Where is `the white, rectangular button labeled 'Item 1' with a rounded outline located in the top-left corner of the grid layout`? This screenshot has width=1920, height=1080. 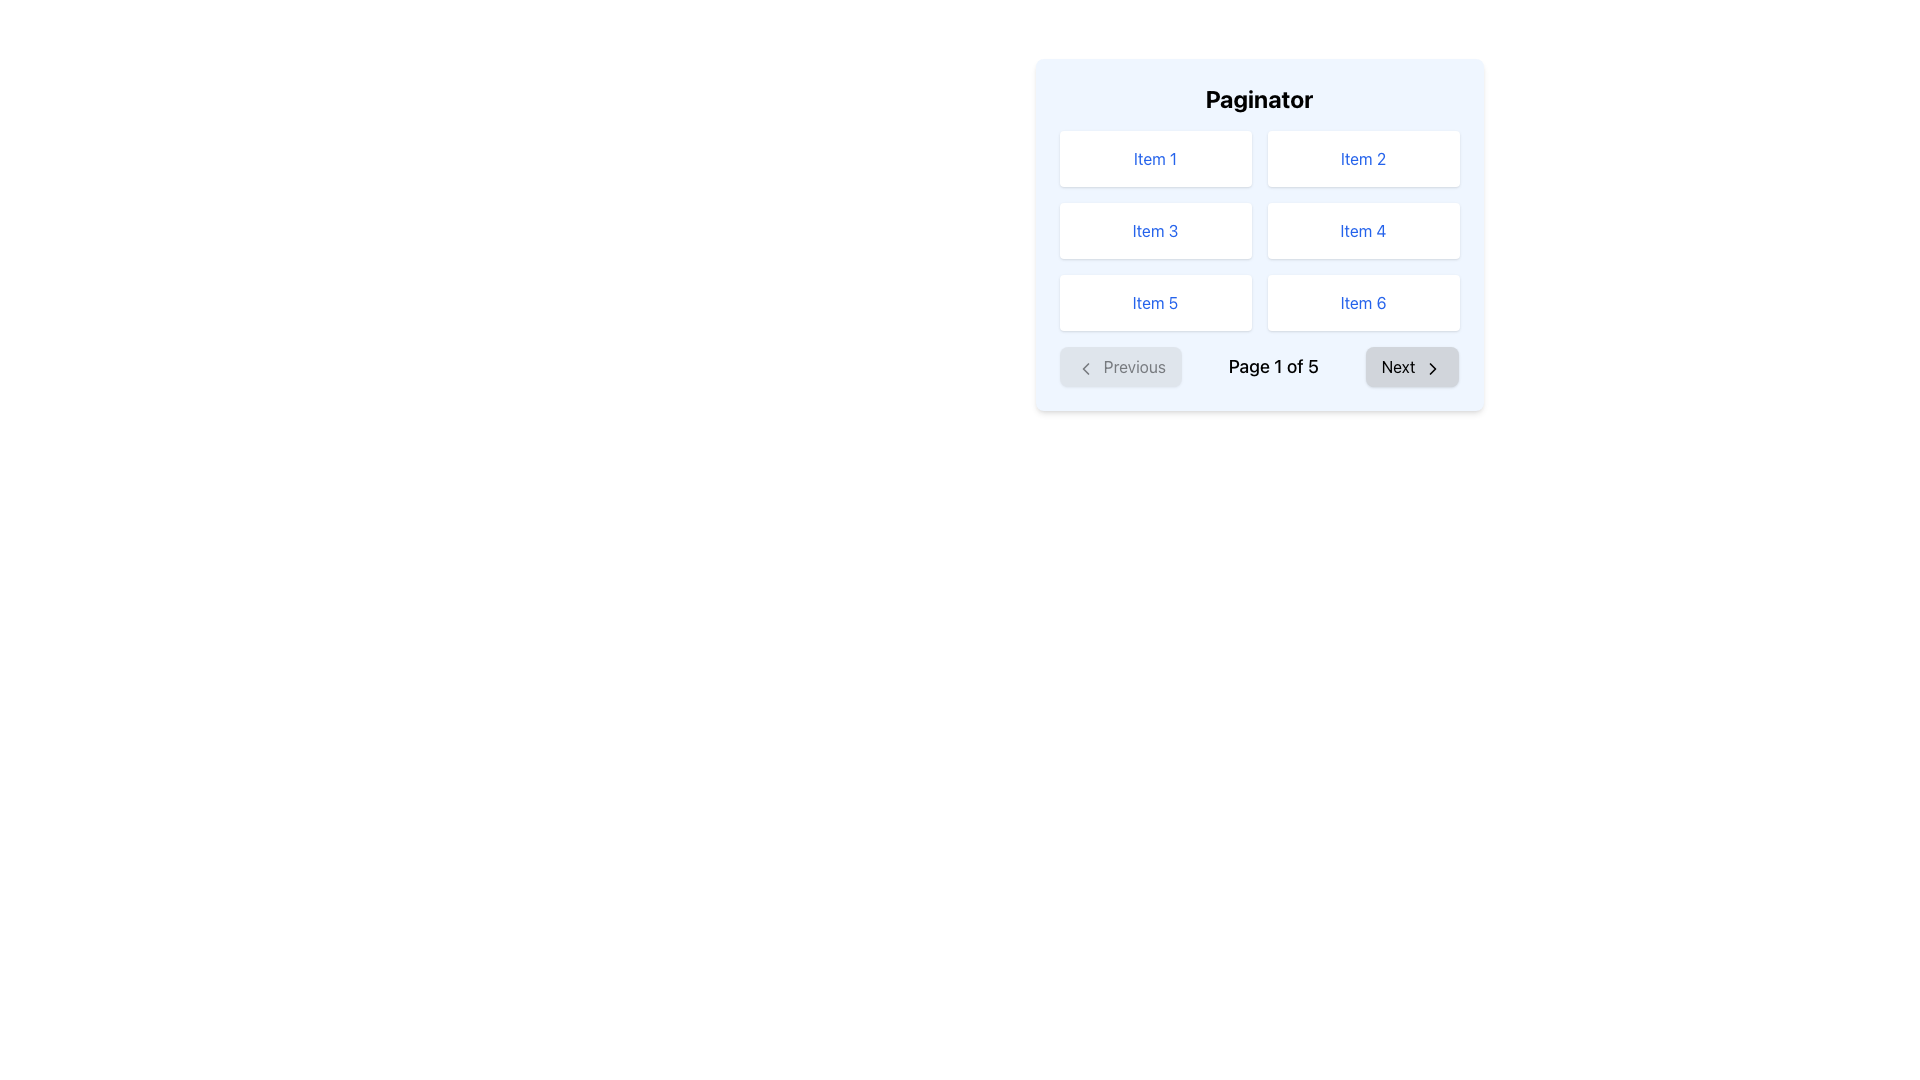 the white, rectangular button labeled 'Item 1' with a rounded outline located in the top-left corner of the grid layout is located at coordinates (1155, 157).